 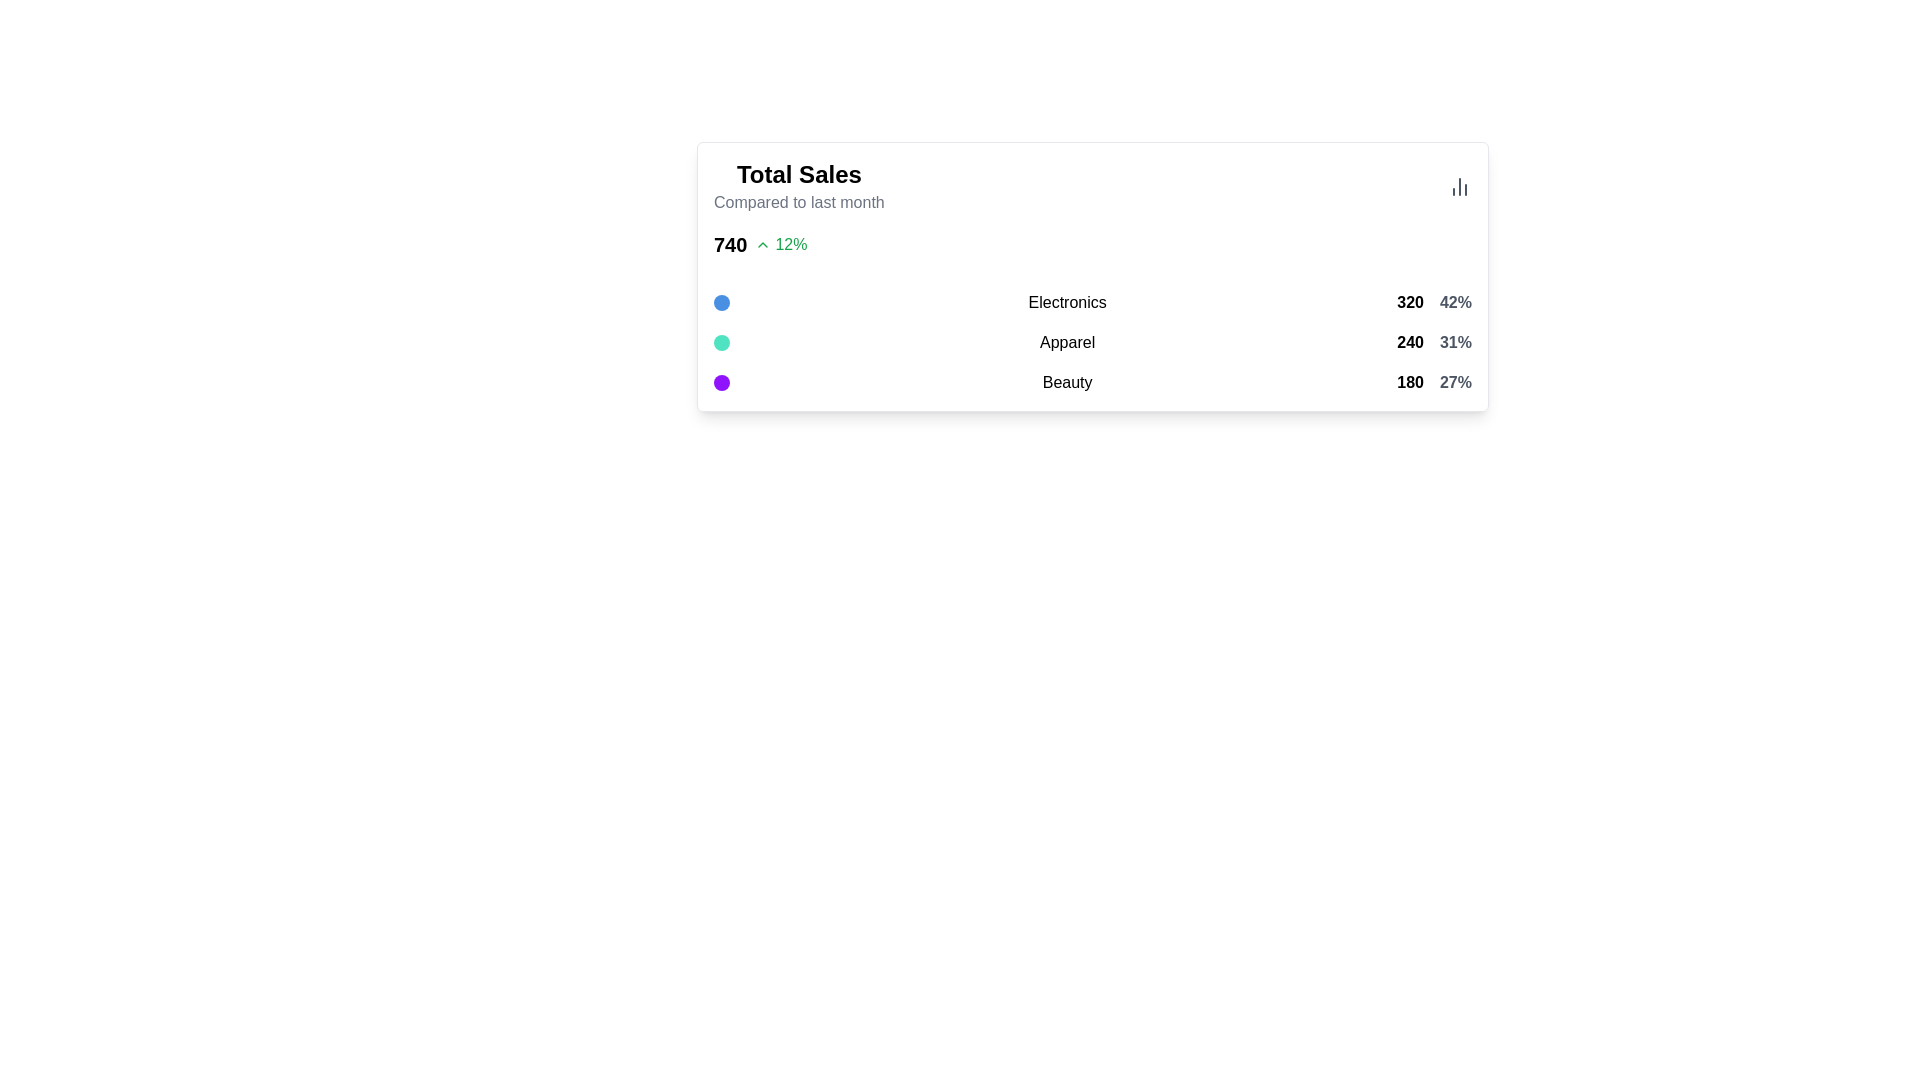 What do you see at coordinates (1092, 342) in the screenshot?
I see `the displayed data in the vertically stacked textual data display with colored circles indicating categories and statistics on the right, located below the 'Total Sales' header` at bounding box center [1092, 342].